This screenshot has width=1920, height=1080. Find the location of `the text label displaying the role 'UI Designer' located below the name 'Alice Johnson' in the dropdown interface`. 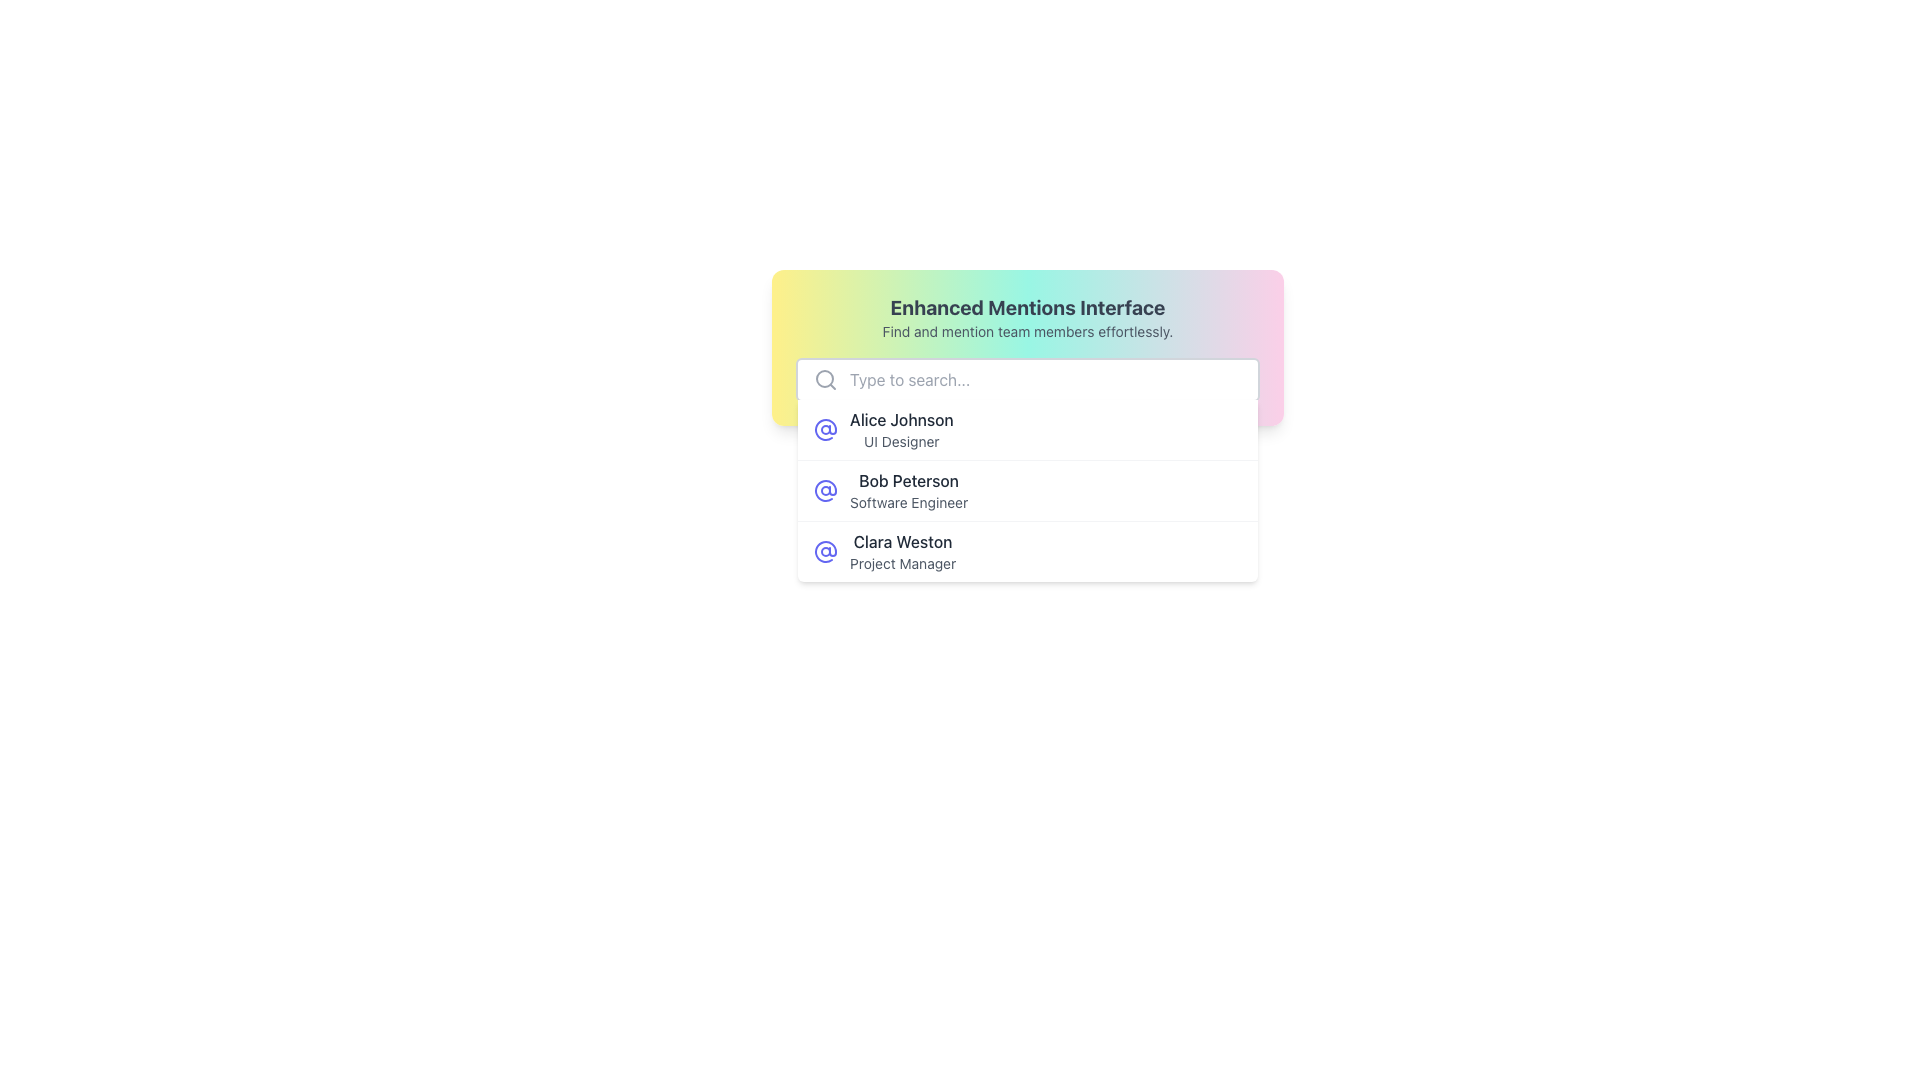

the text label displaying the role 'UI Designer' located below the name 'Alice Johnson' in the dropdown interface is located at coordinates (900, 441).